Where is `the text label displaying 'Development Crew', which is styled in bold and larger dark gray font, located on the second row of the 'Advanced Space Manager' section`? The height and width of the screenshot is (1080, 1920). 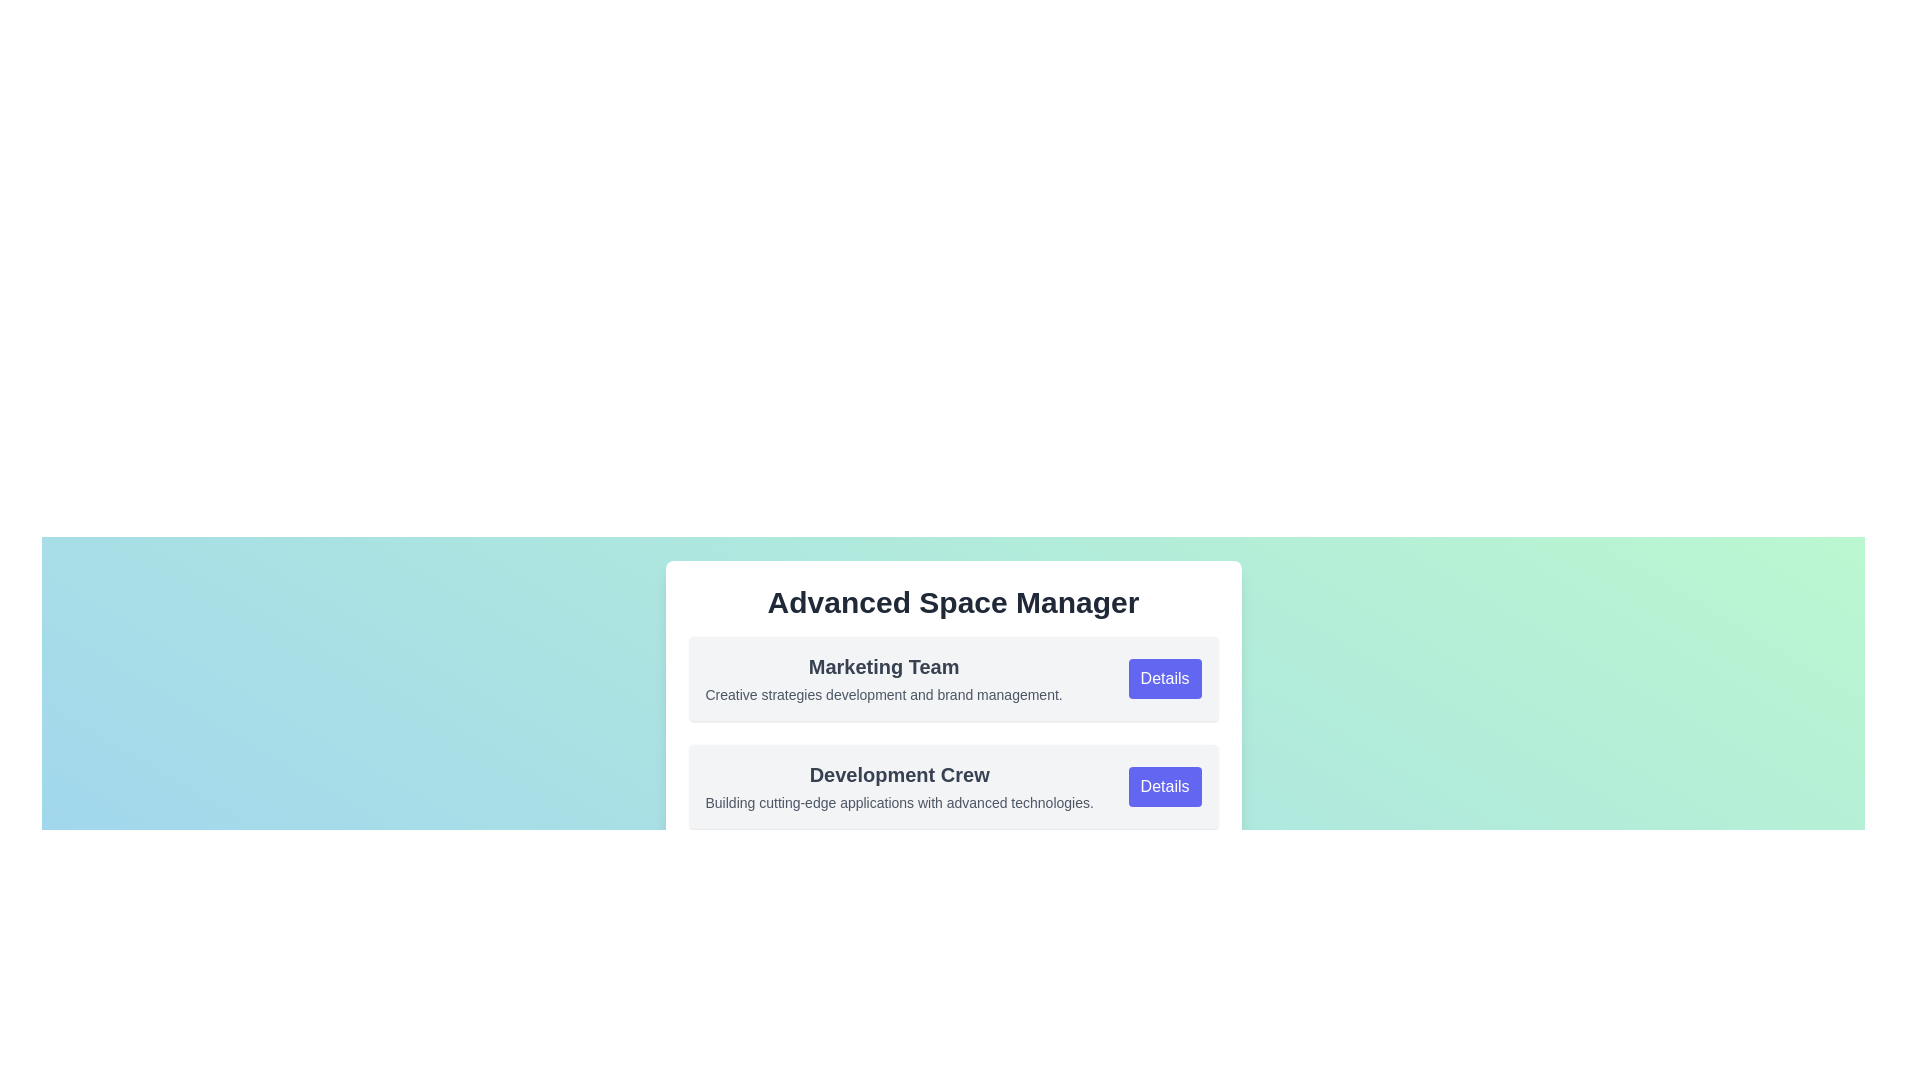
the text label displaying 'Development Crew', which is styled in bold and larger dark gray font, located on the second row of the 'Advanced Space Manager' section is located at coordinates (898, 774).